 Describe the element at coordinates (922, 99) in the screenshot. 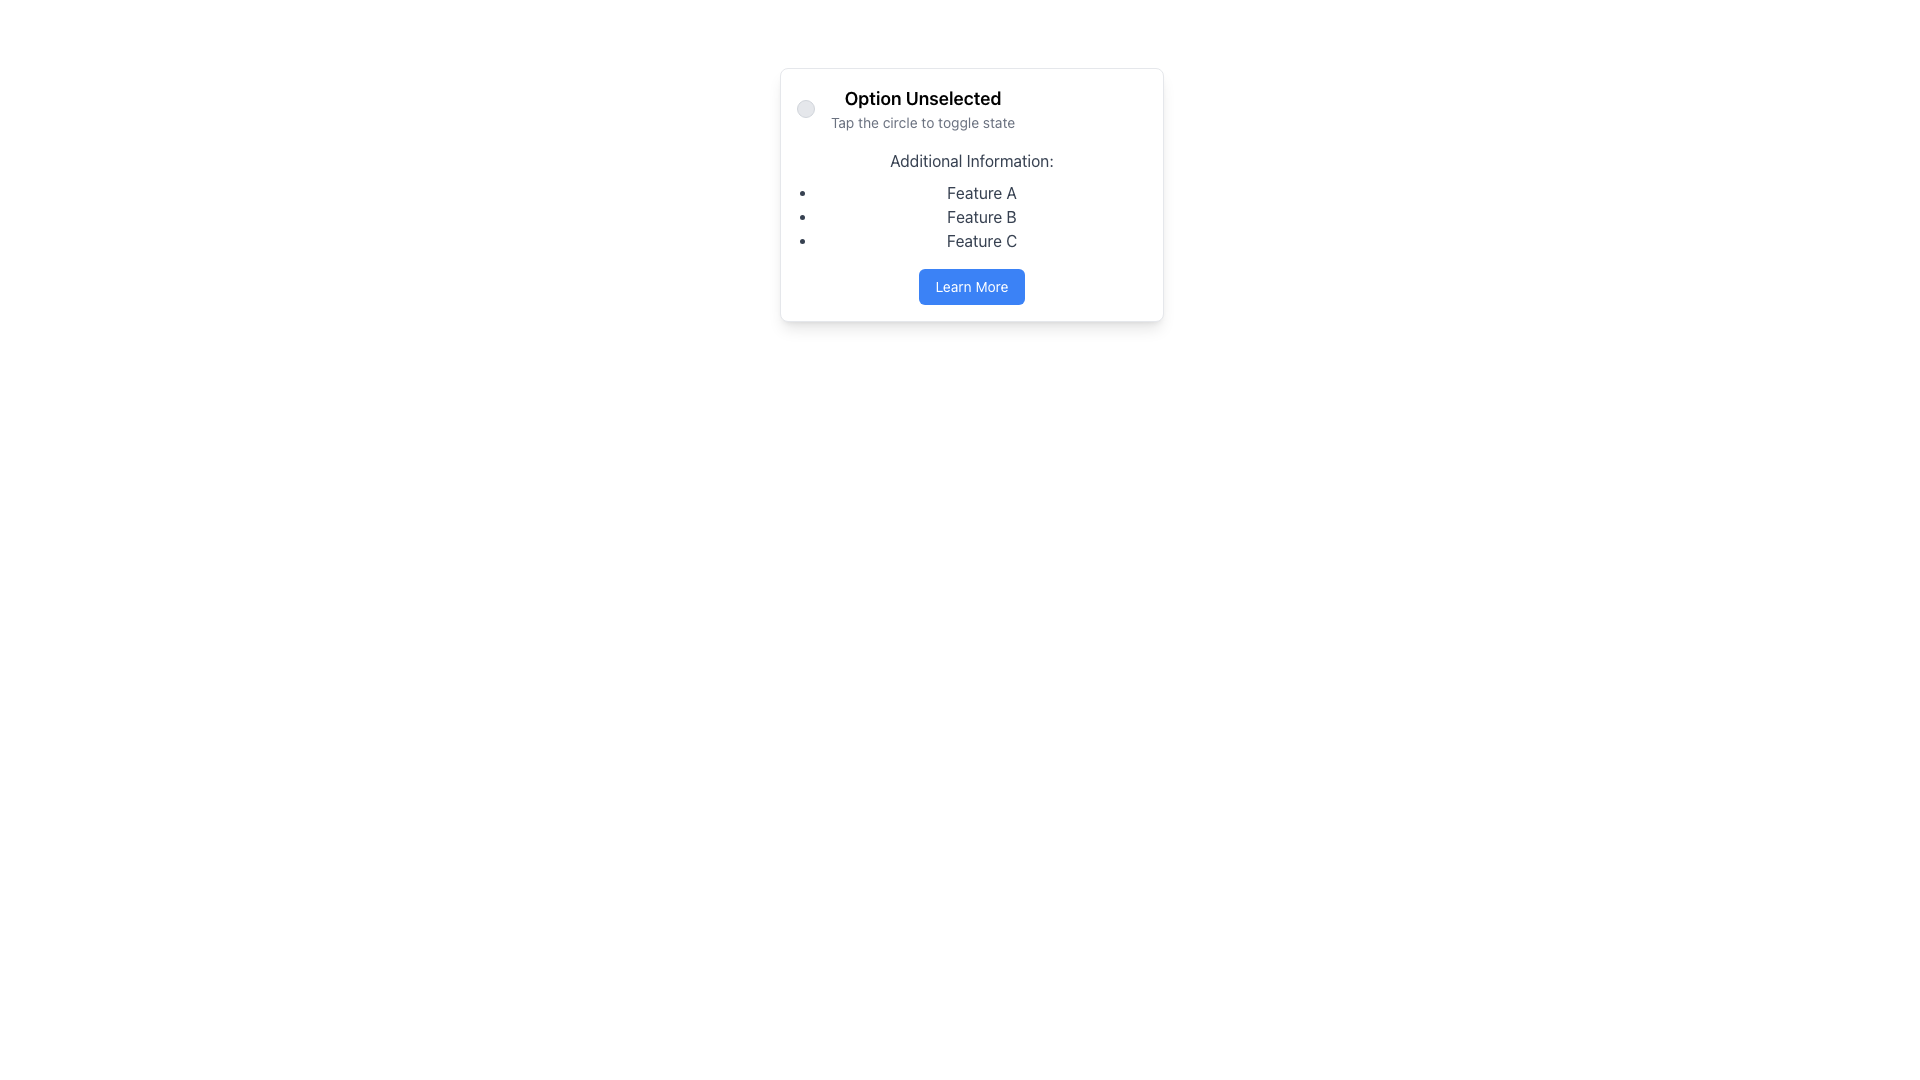

I see `the label with bolded black text reading 'Option Unselected', located at the top of the content card above the smaller text` at that location.